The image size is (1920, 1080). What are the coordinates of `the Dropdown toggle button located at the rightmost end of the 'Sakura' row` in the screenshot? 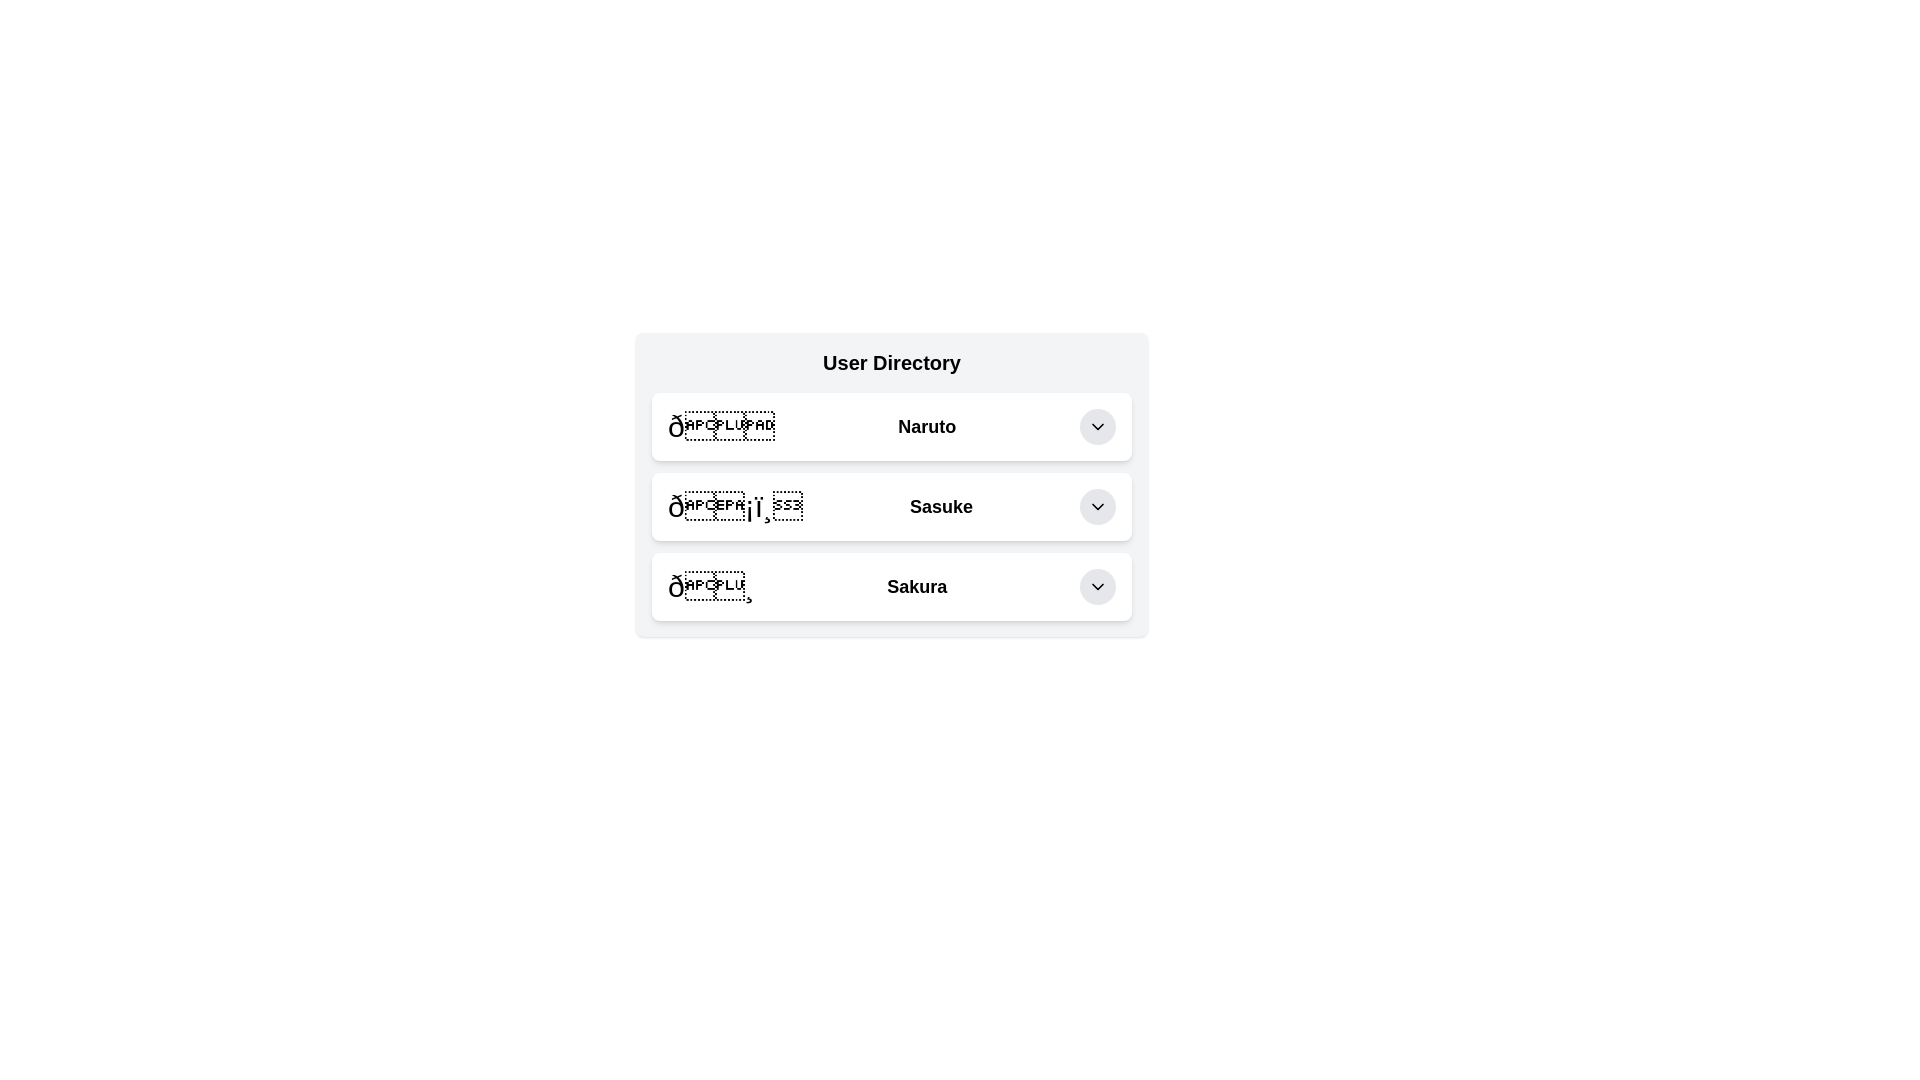 It's located at (1097, 585).